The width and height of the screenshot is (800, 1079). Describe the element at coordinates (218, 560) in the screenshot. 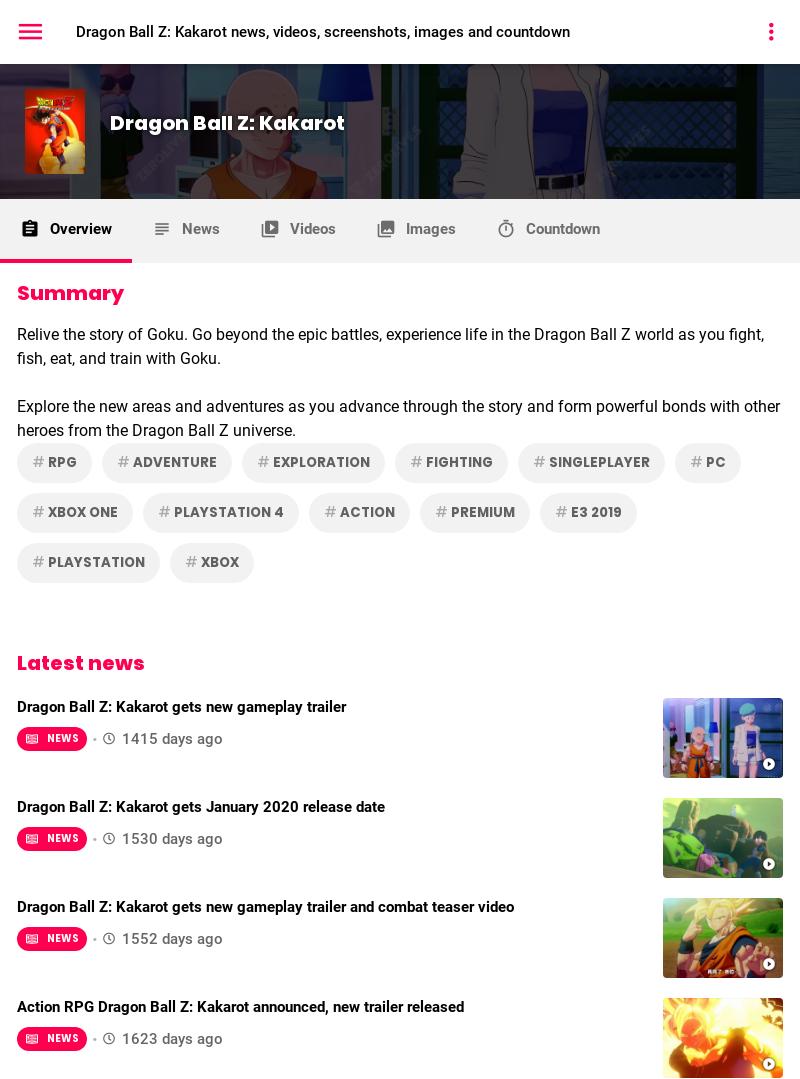

I see `'Xbox'` at that location.